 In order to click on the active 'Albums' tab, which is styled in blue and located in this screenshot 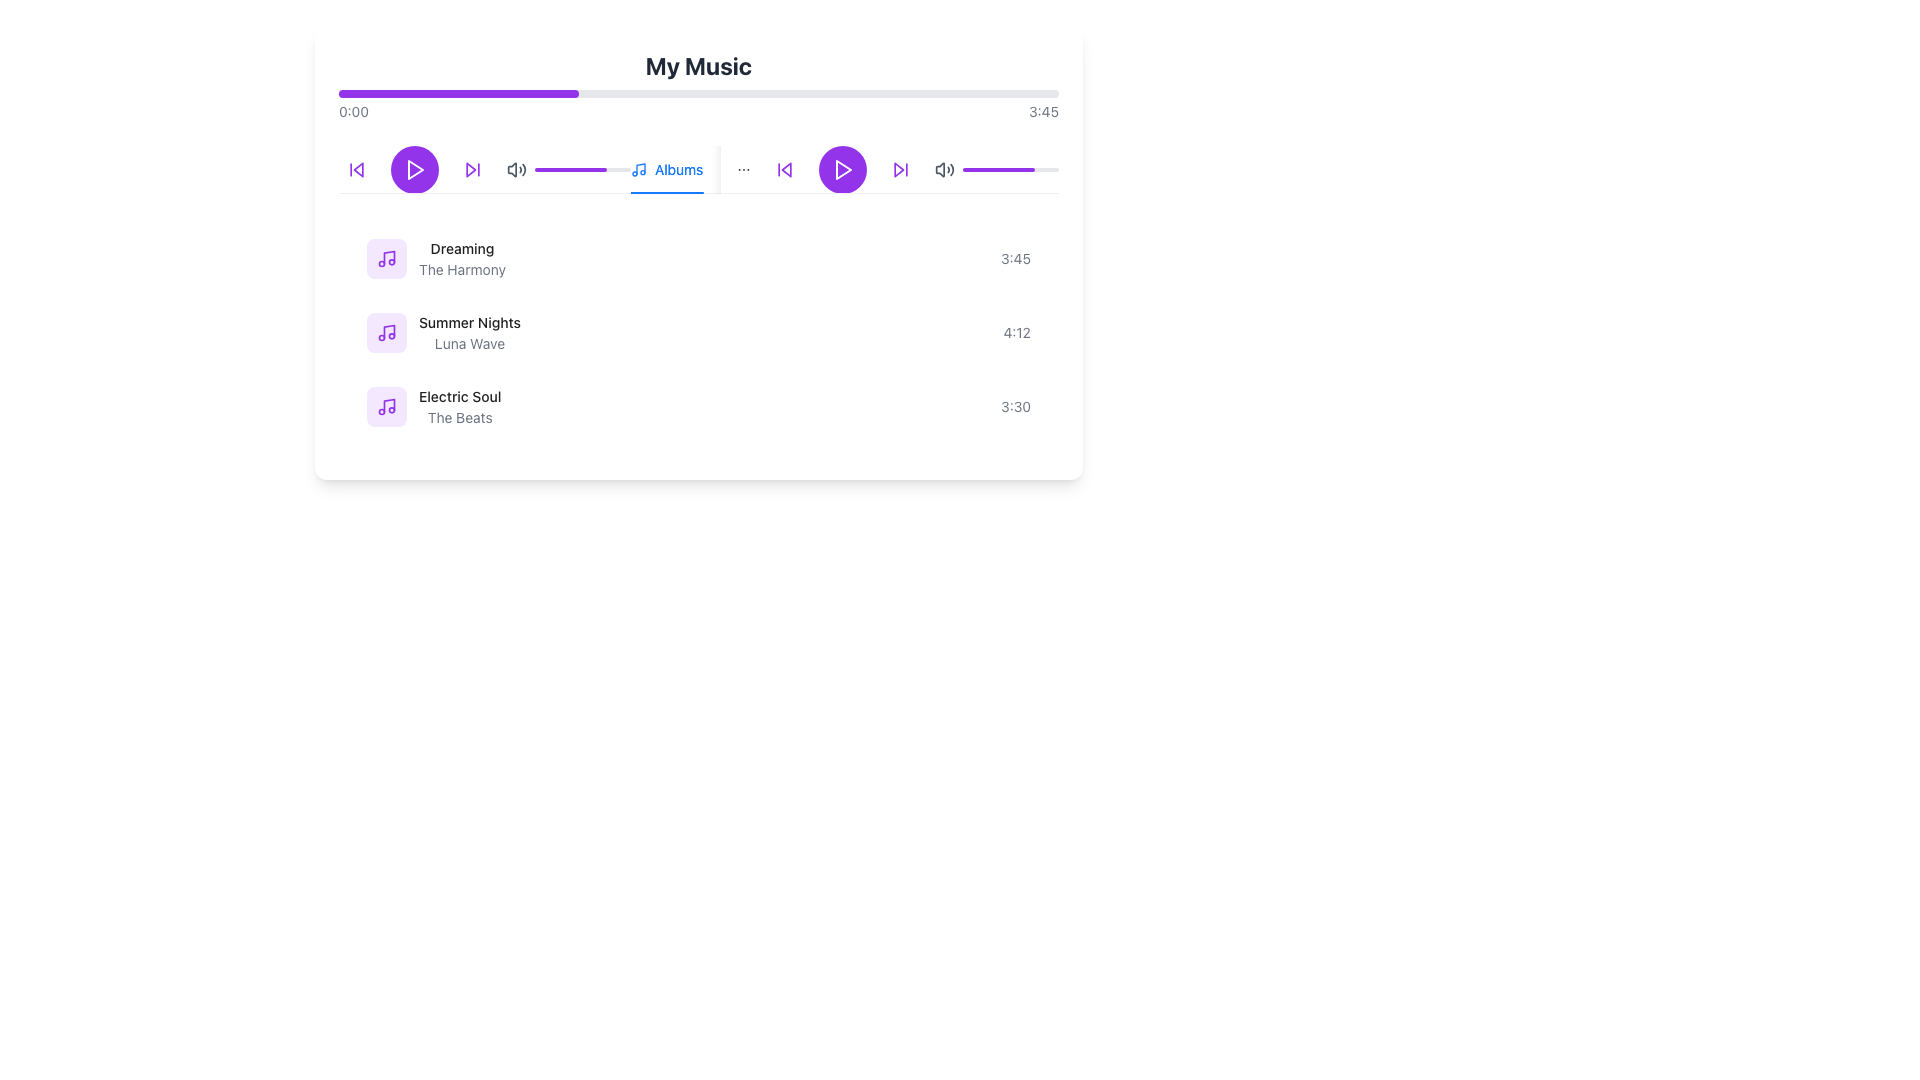, I will do `click(667, 168)`.